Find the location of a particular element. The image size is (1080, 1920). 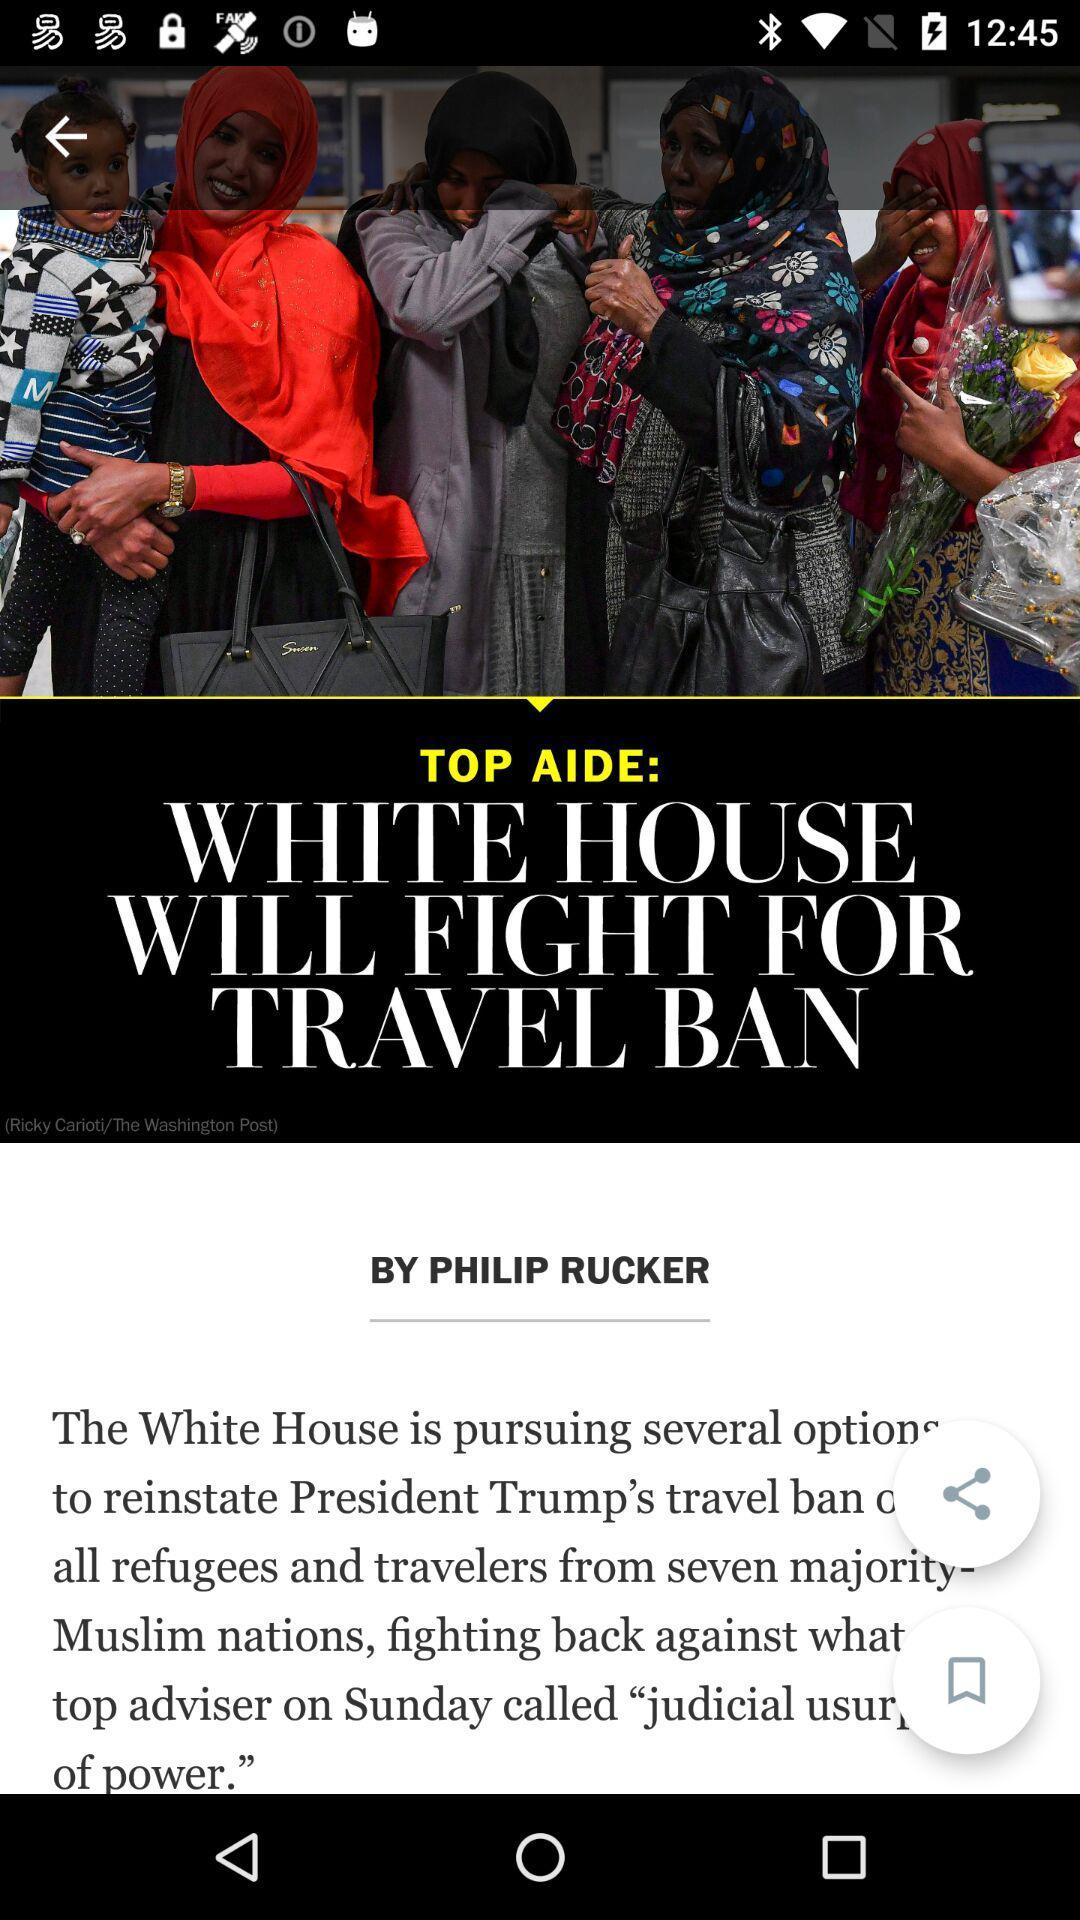

the icon at the top left corner is located at coordinates (64, 135).